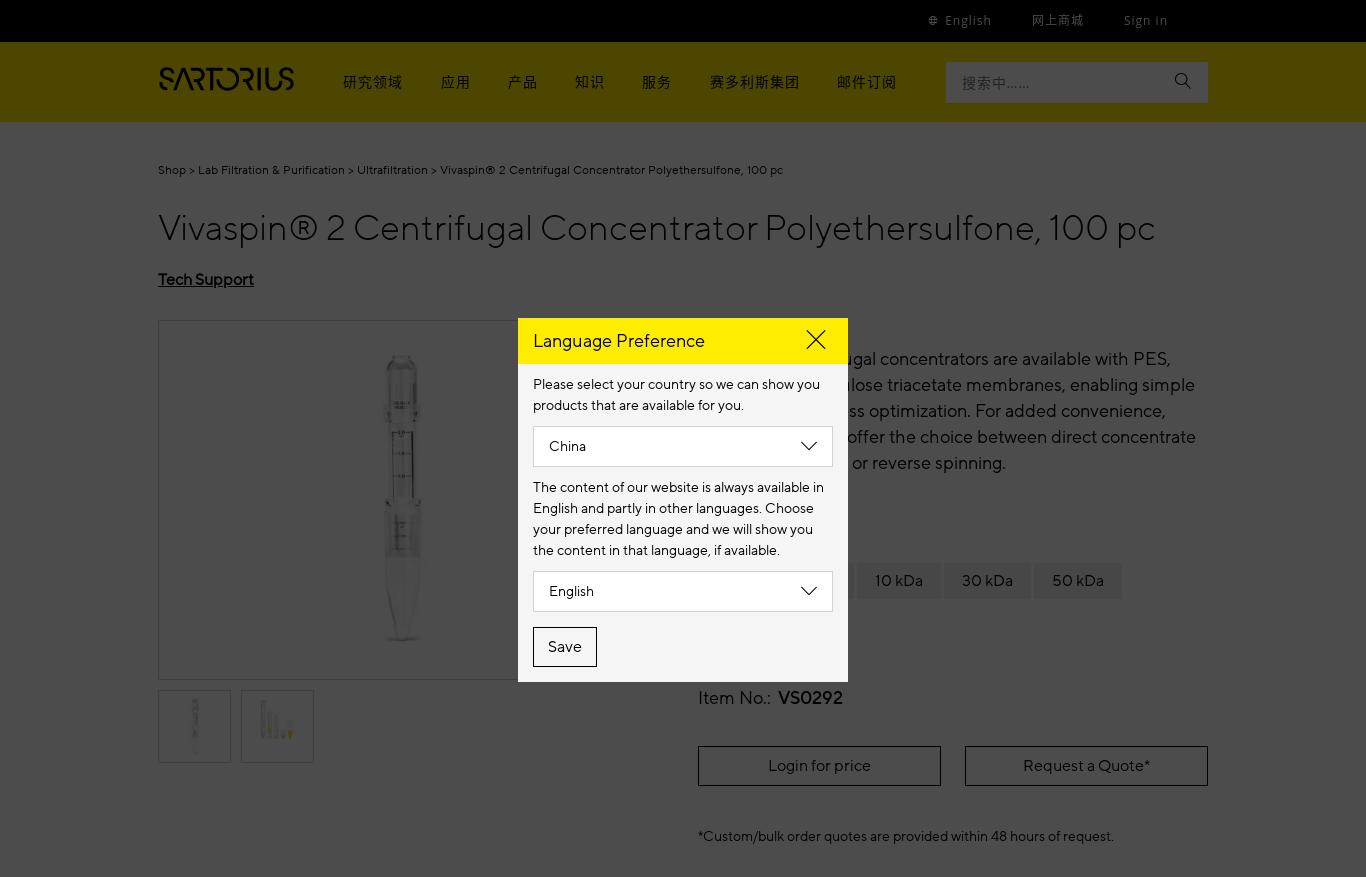  Describe the element at coordinates (732, 539) in the screenshot. I see `'MWCO:'` at that location.